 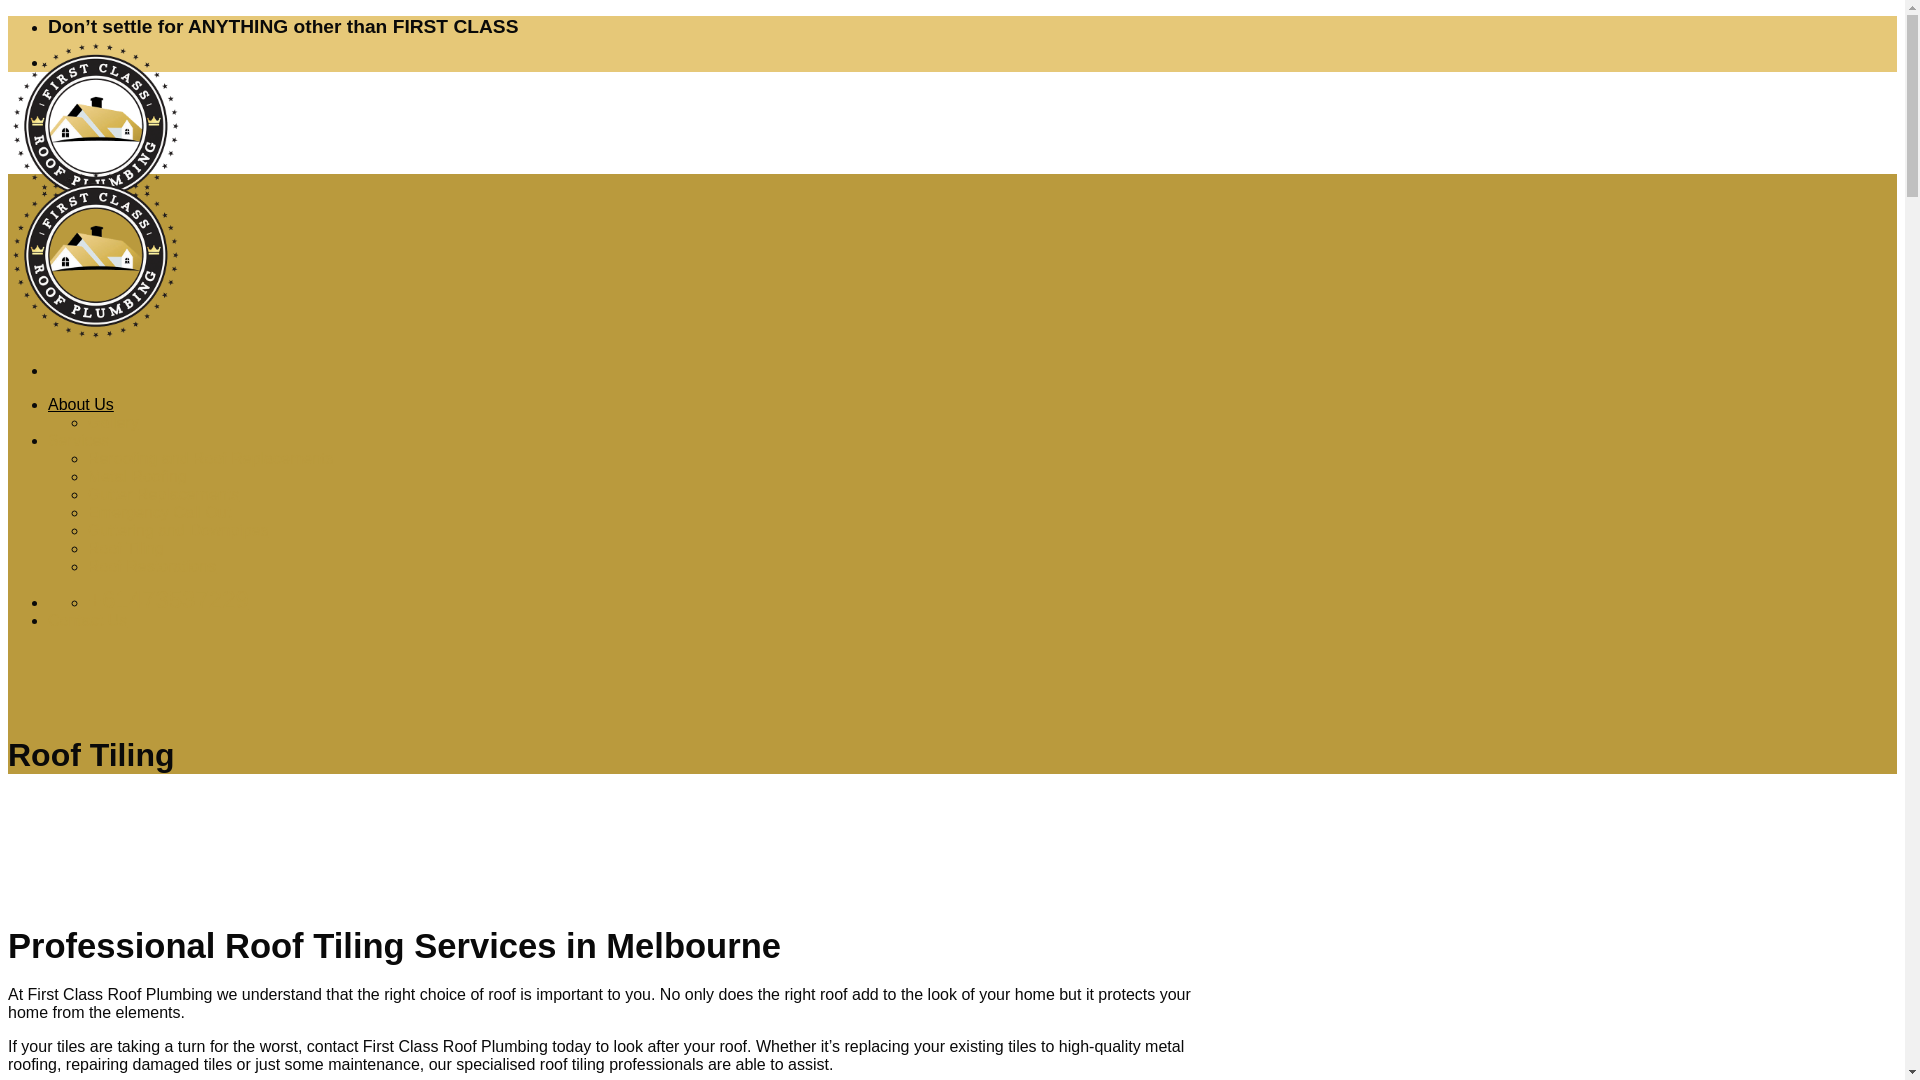 What do you see at coordinates (80, 404) in the screenshot?
I see `'About Us'` at bounding box center [80, 404].